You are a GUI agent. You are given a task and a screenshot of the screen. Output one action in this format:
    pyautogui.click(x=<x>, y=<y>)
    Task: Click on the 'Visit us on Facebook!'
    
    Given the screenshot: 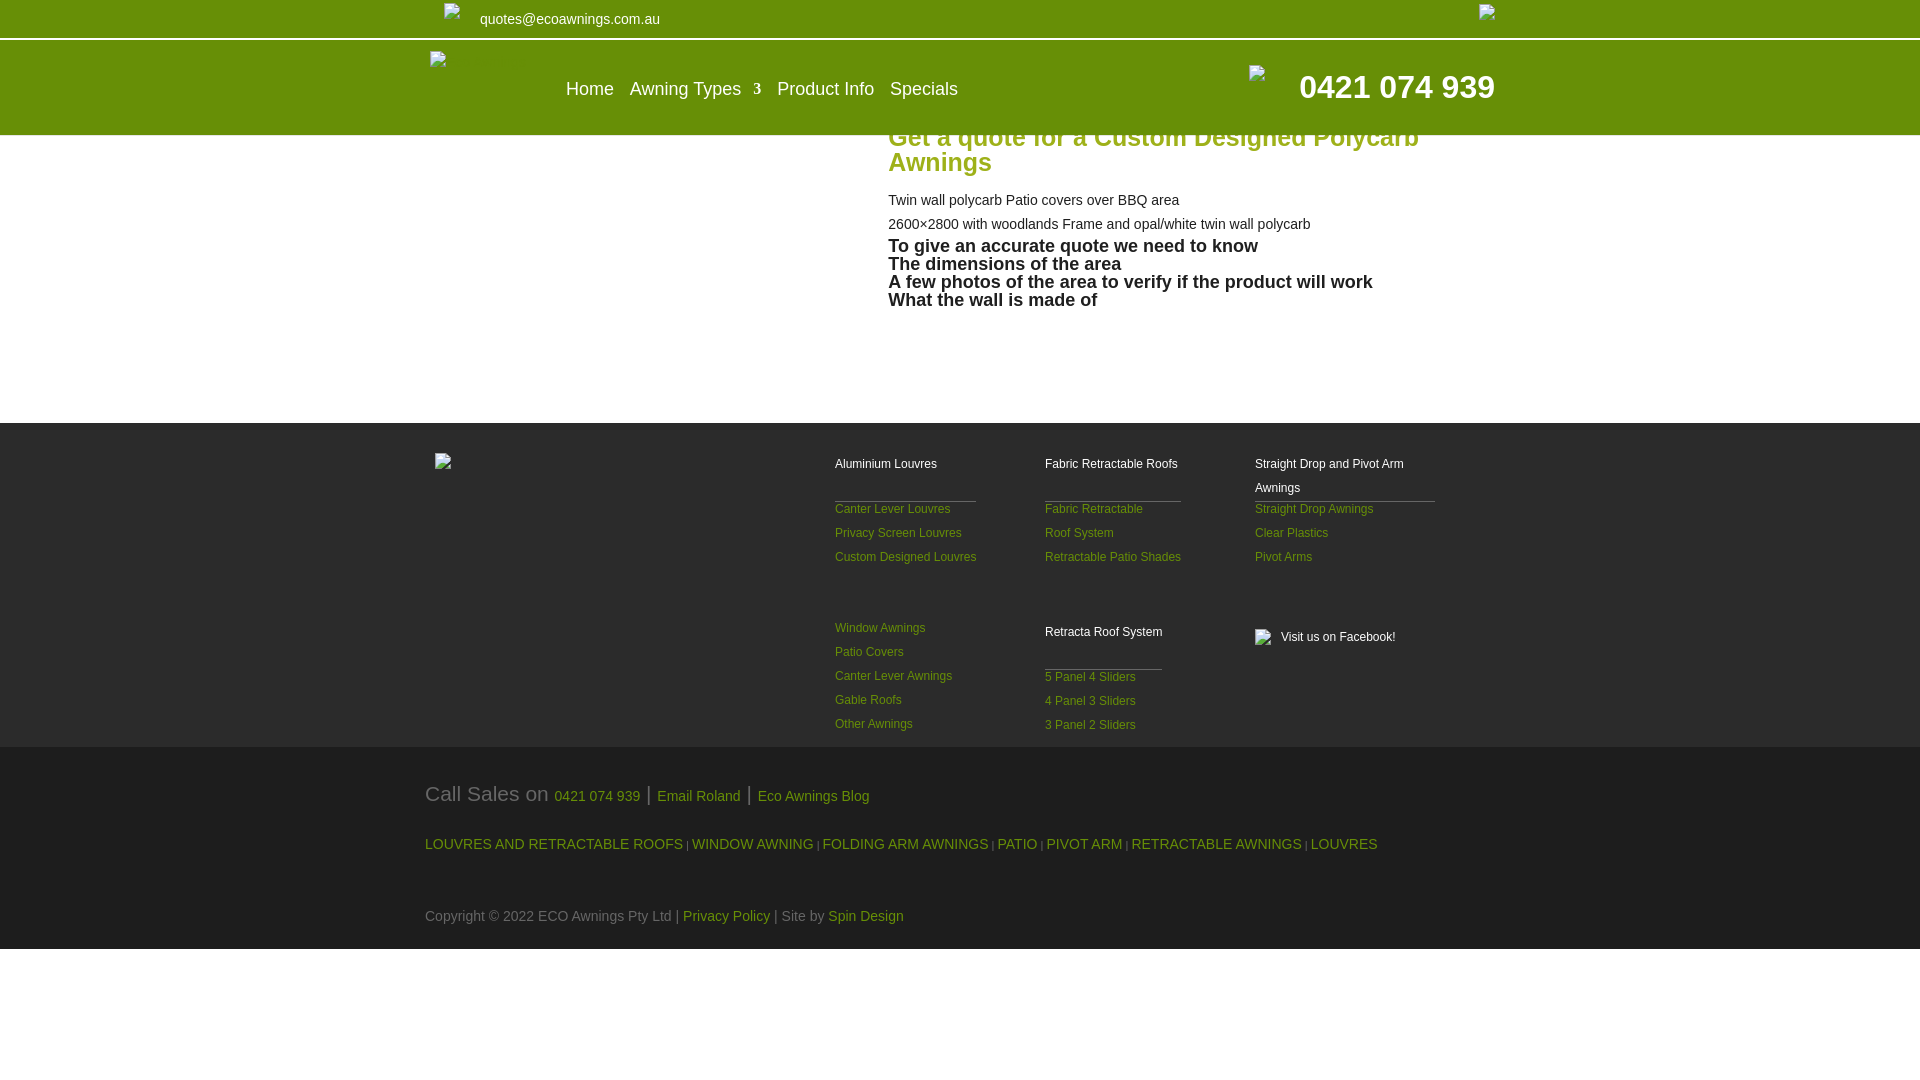 What is the action you would take?
    pyautogui.click(x=1344, y=608)
    